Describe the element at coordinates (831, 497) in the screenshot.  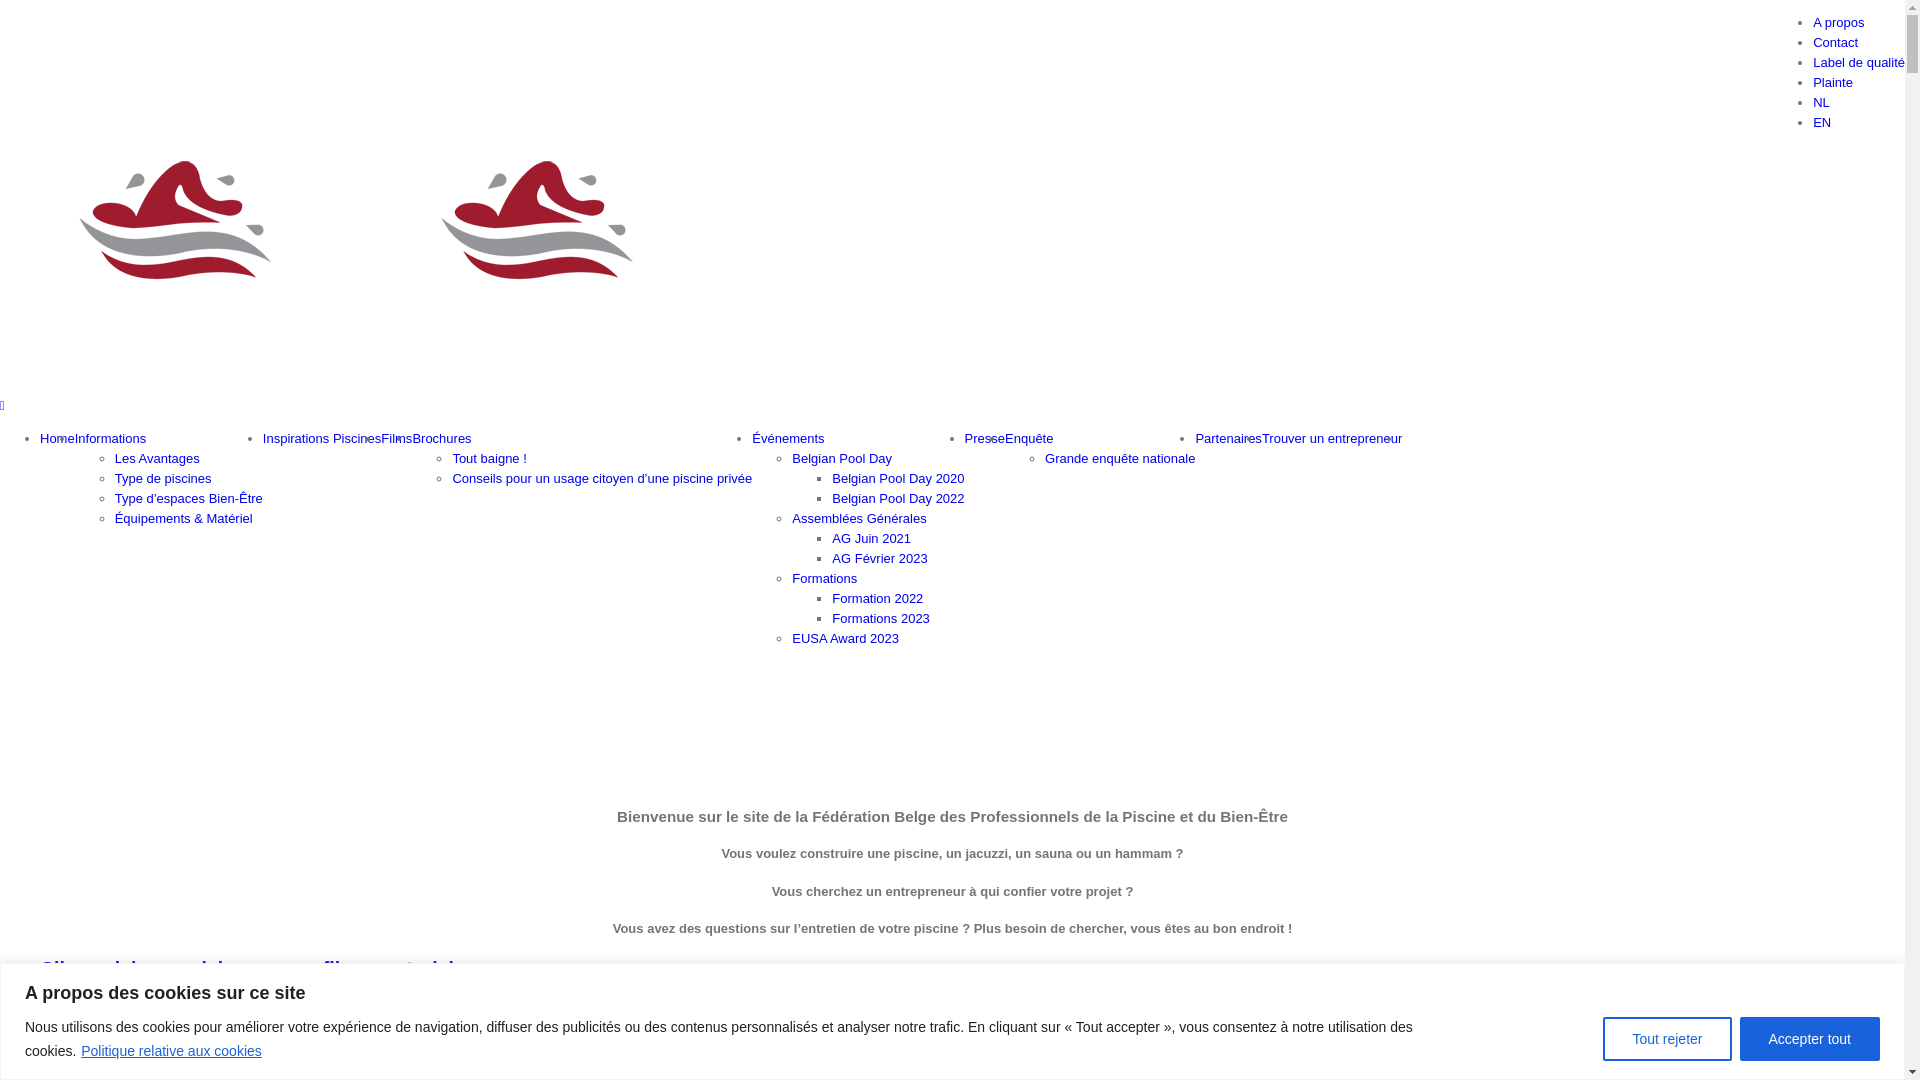
I see `'Belgian Pool Day 2022'` at that location.